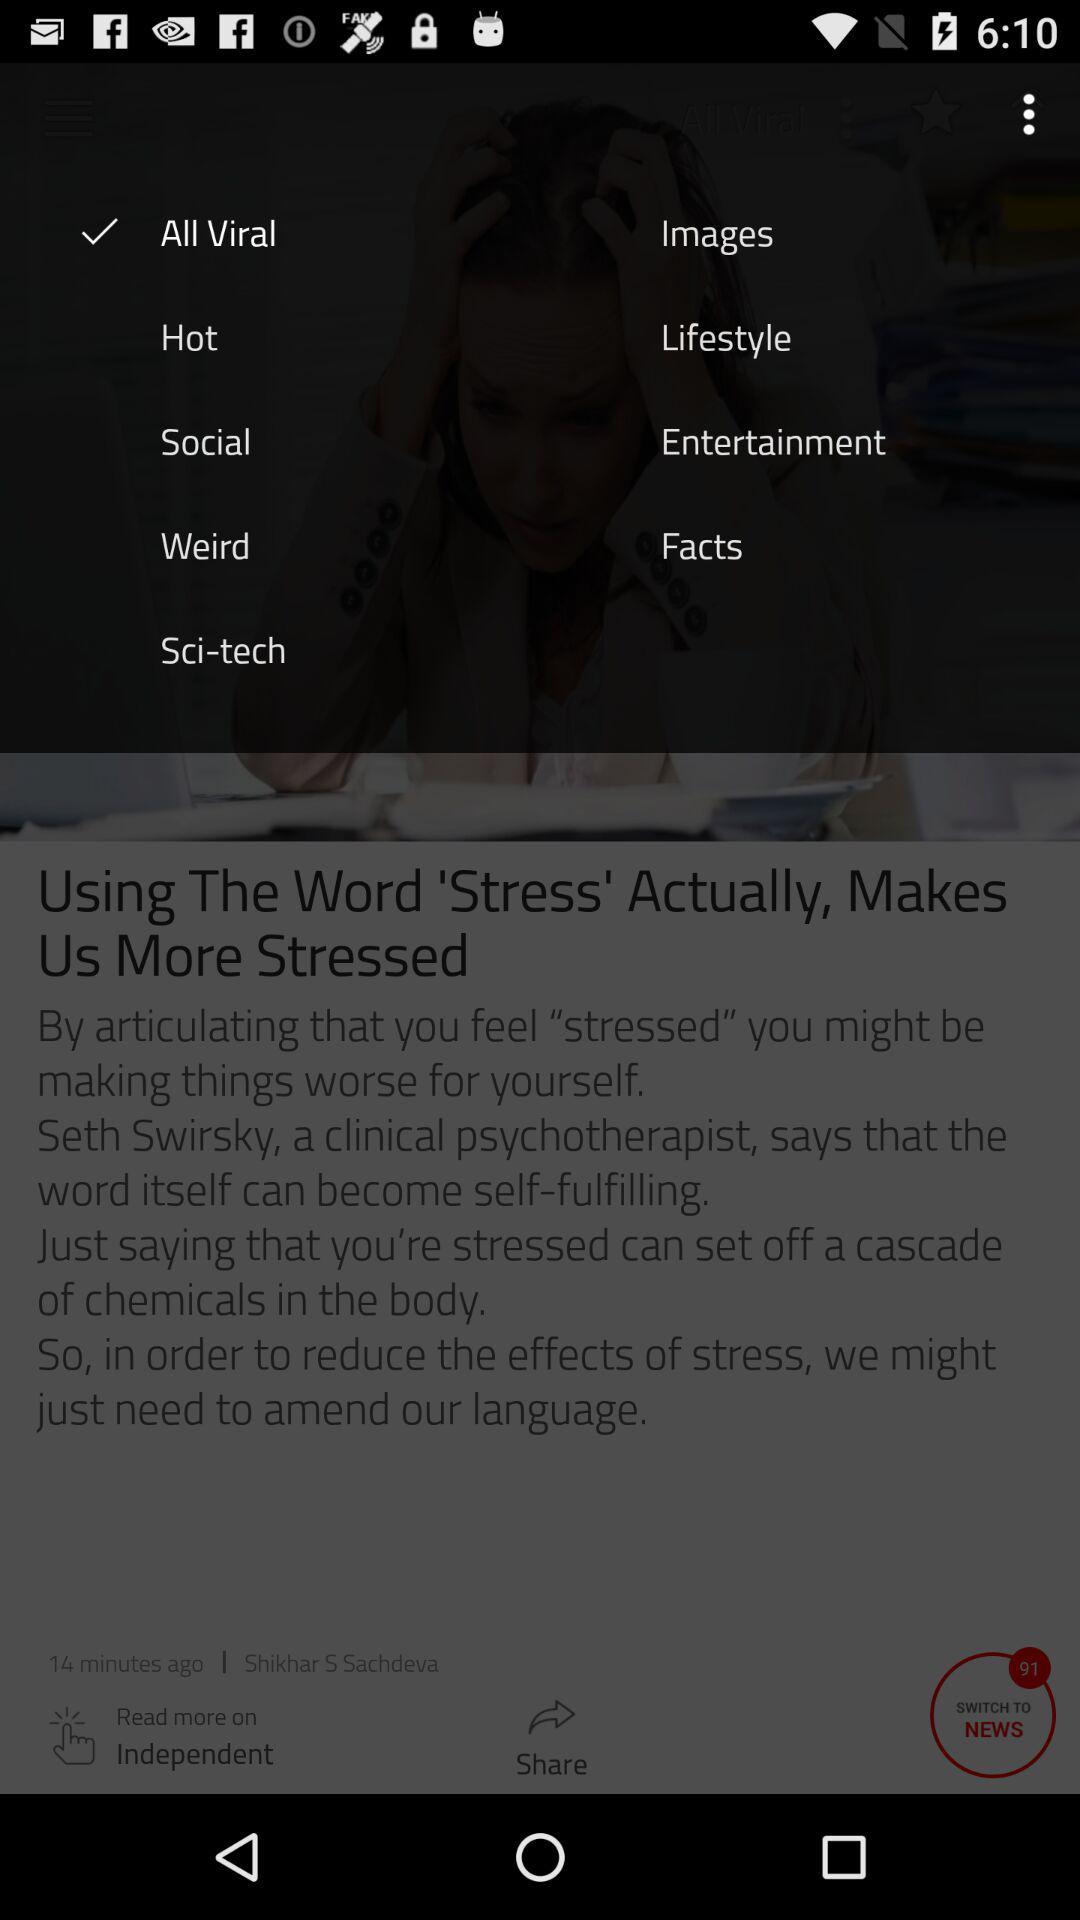  I want to click on icon above sci-tech icon, so click(205, 543).